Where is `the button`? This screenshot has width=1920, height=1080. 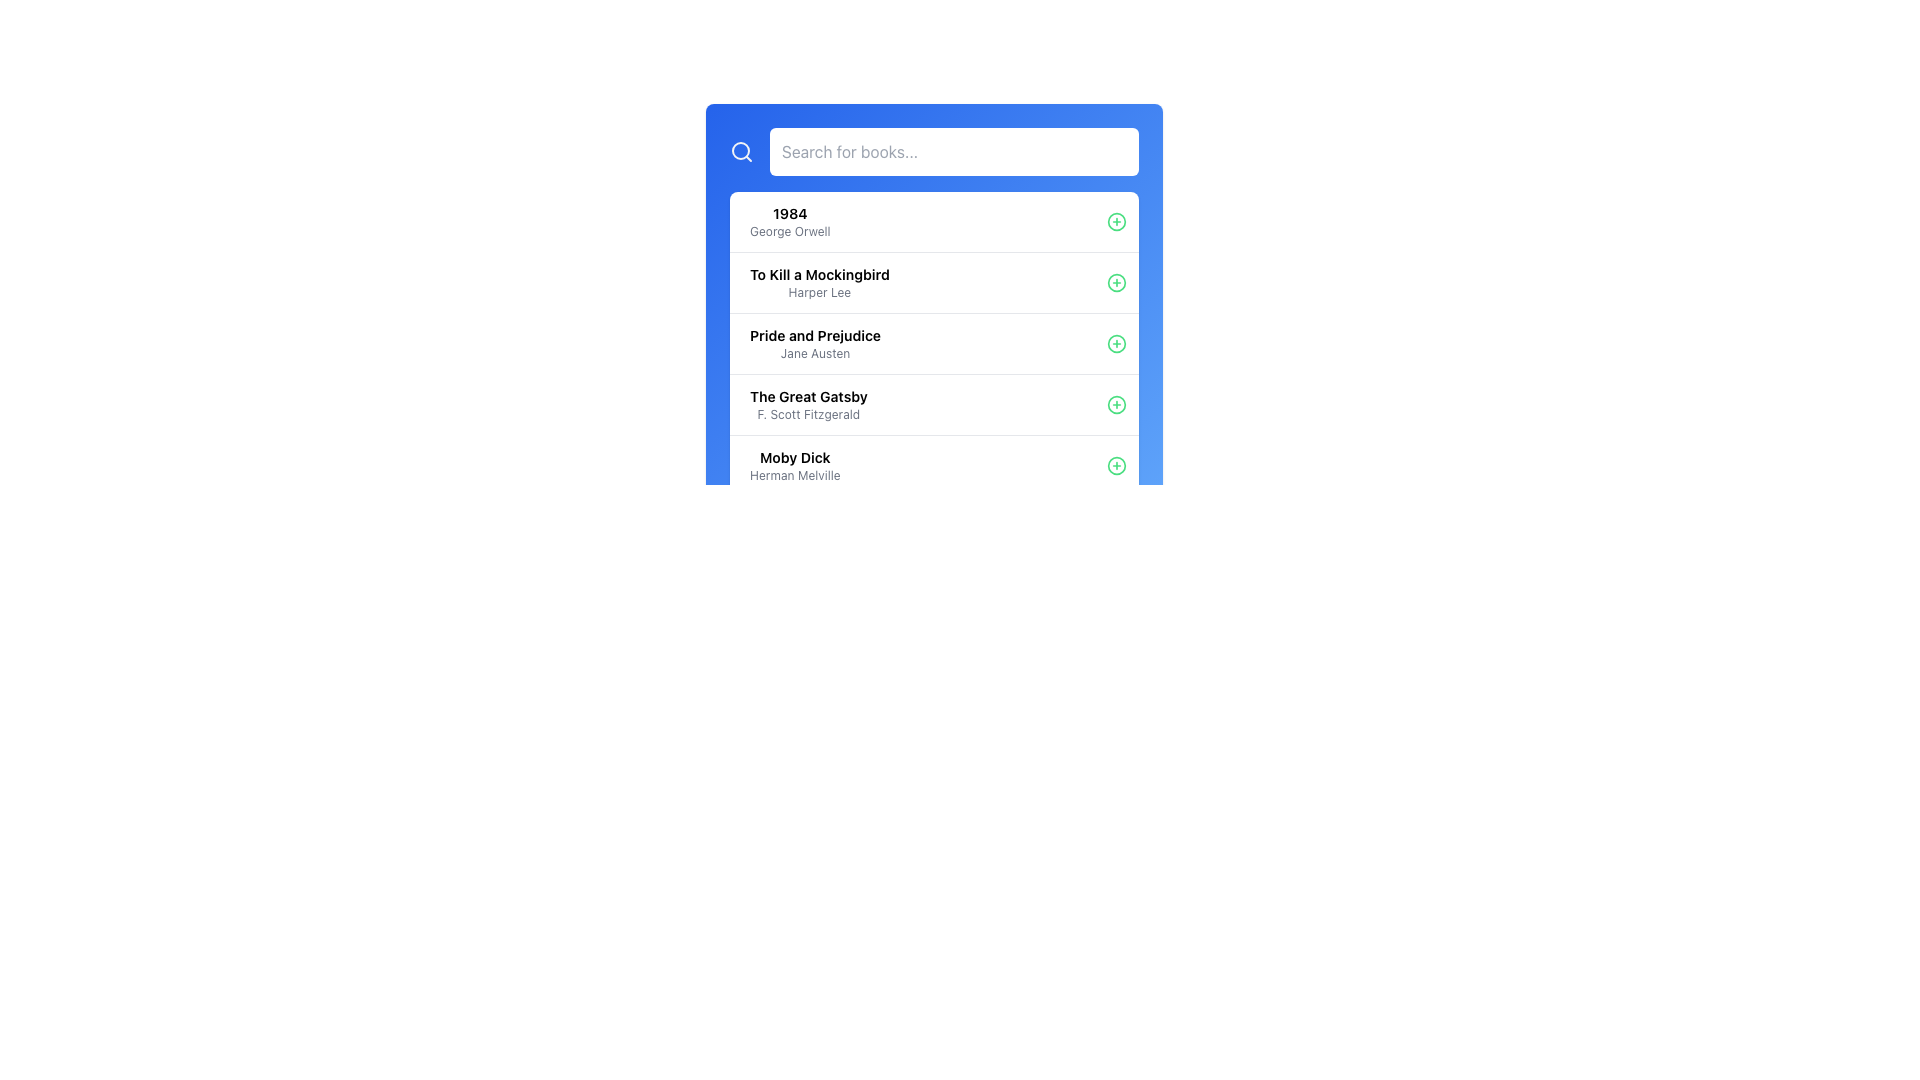 the button is located at coordinates (1116, 282).